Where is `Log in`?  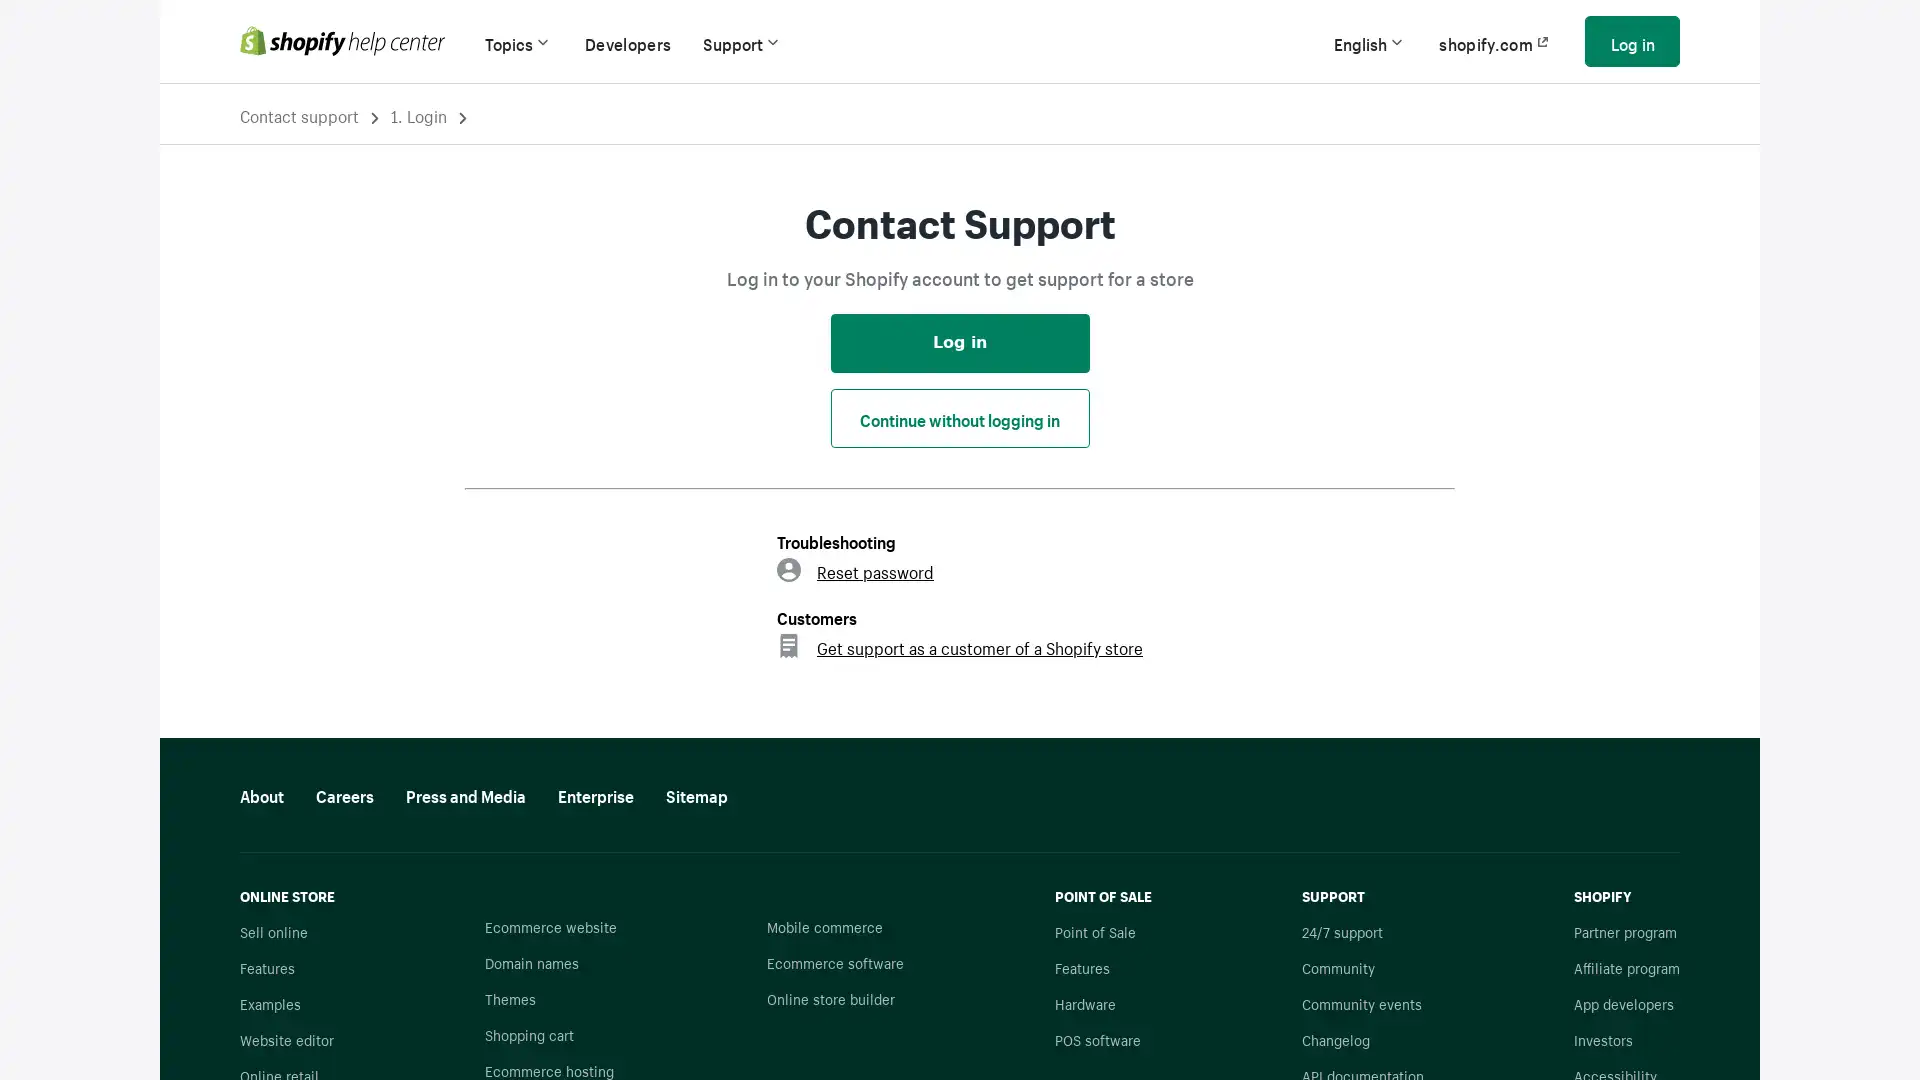 Log in is located at coordinates (958, 341).